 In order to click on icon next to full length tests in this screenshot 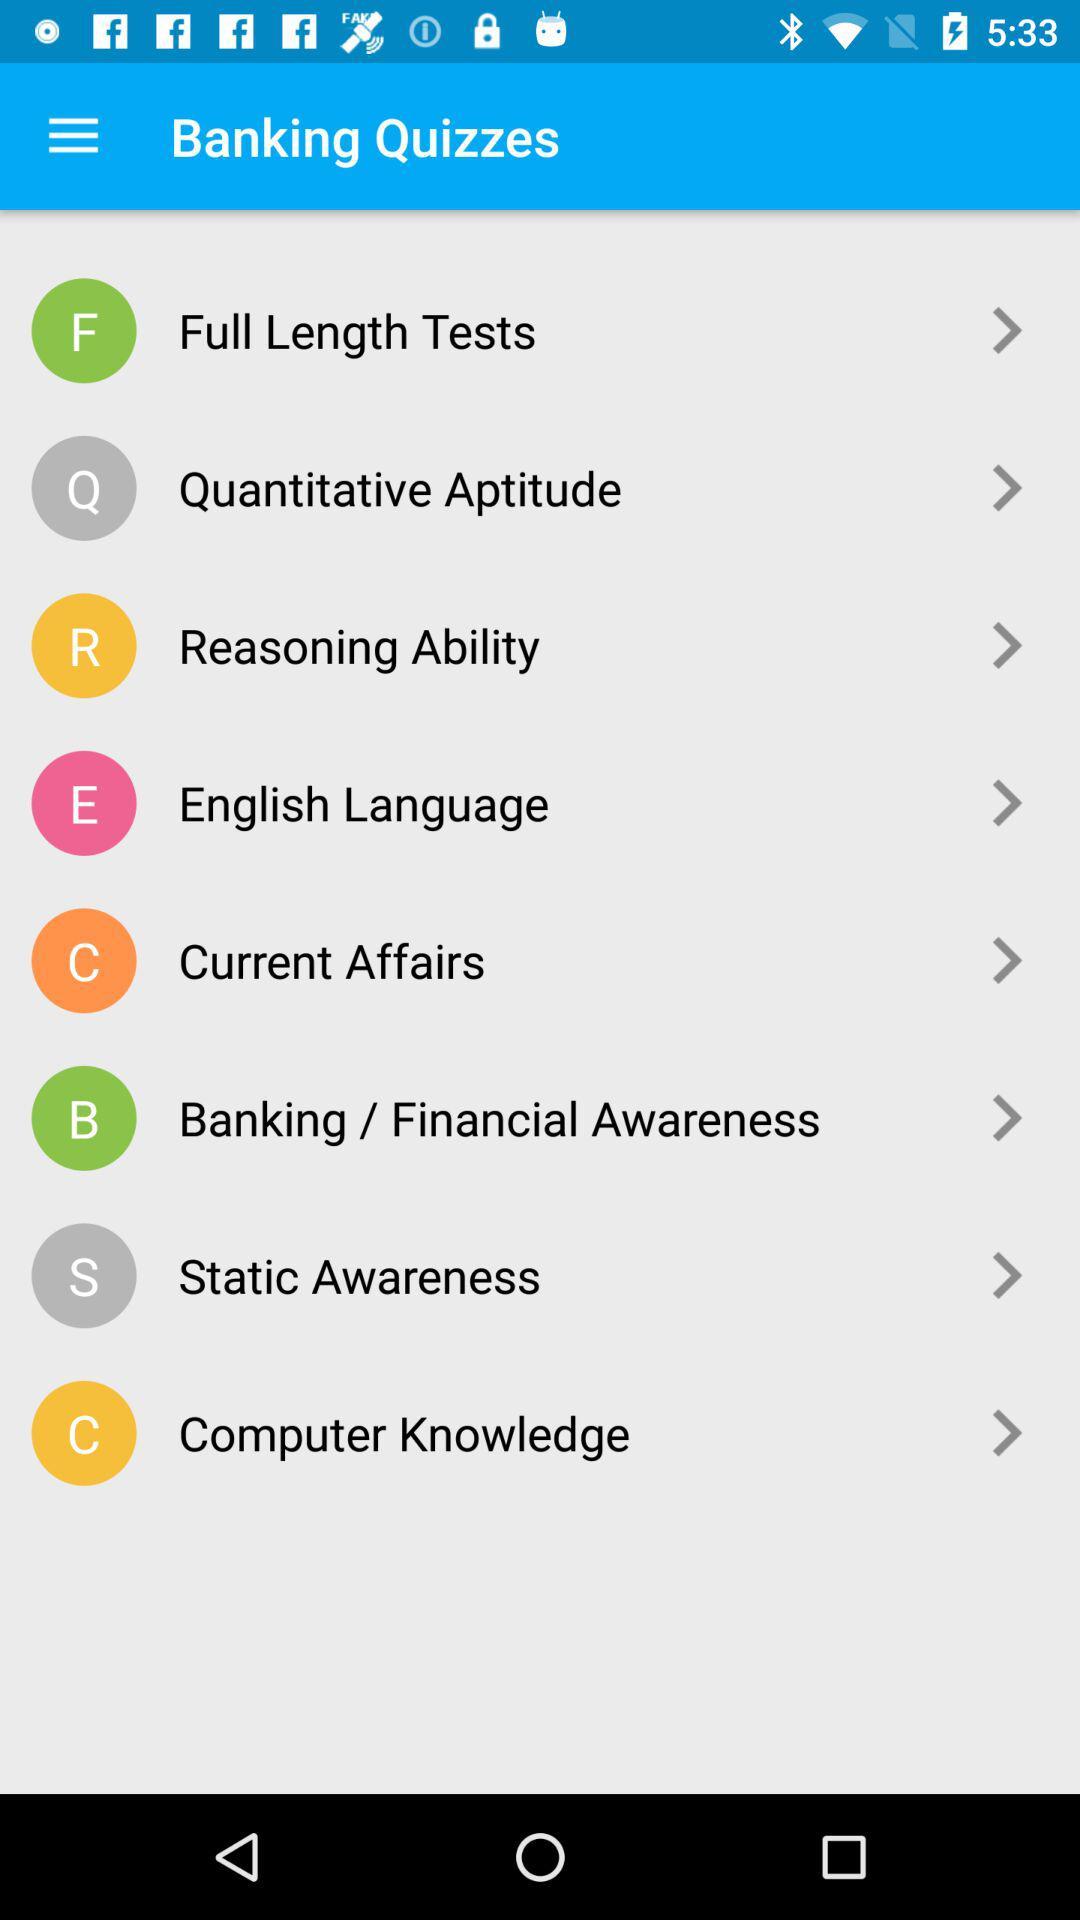, I will do `click(1007, 330)`.